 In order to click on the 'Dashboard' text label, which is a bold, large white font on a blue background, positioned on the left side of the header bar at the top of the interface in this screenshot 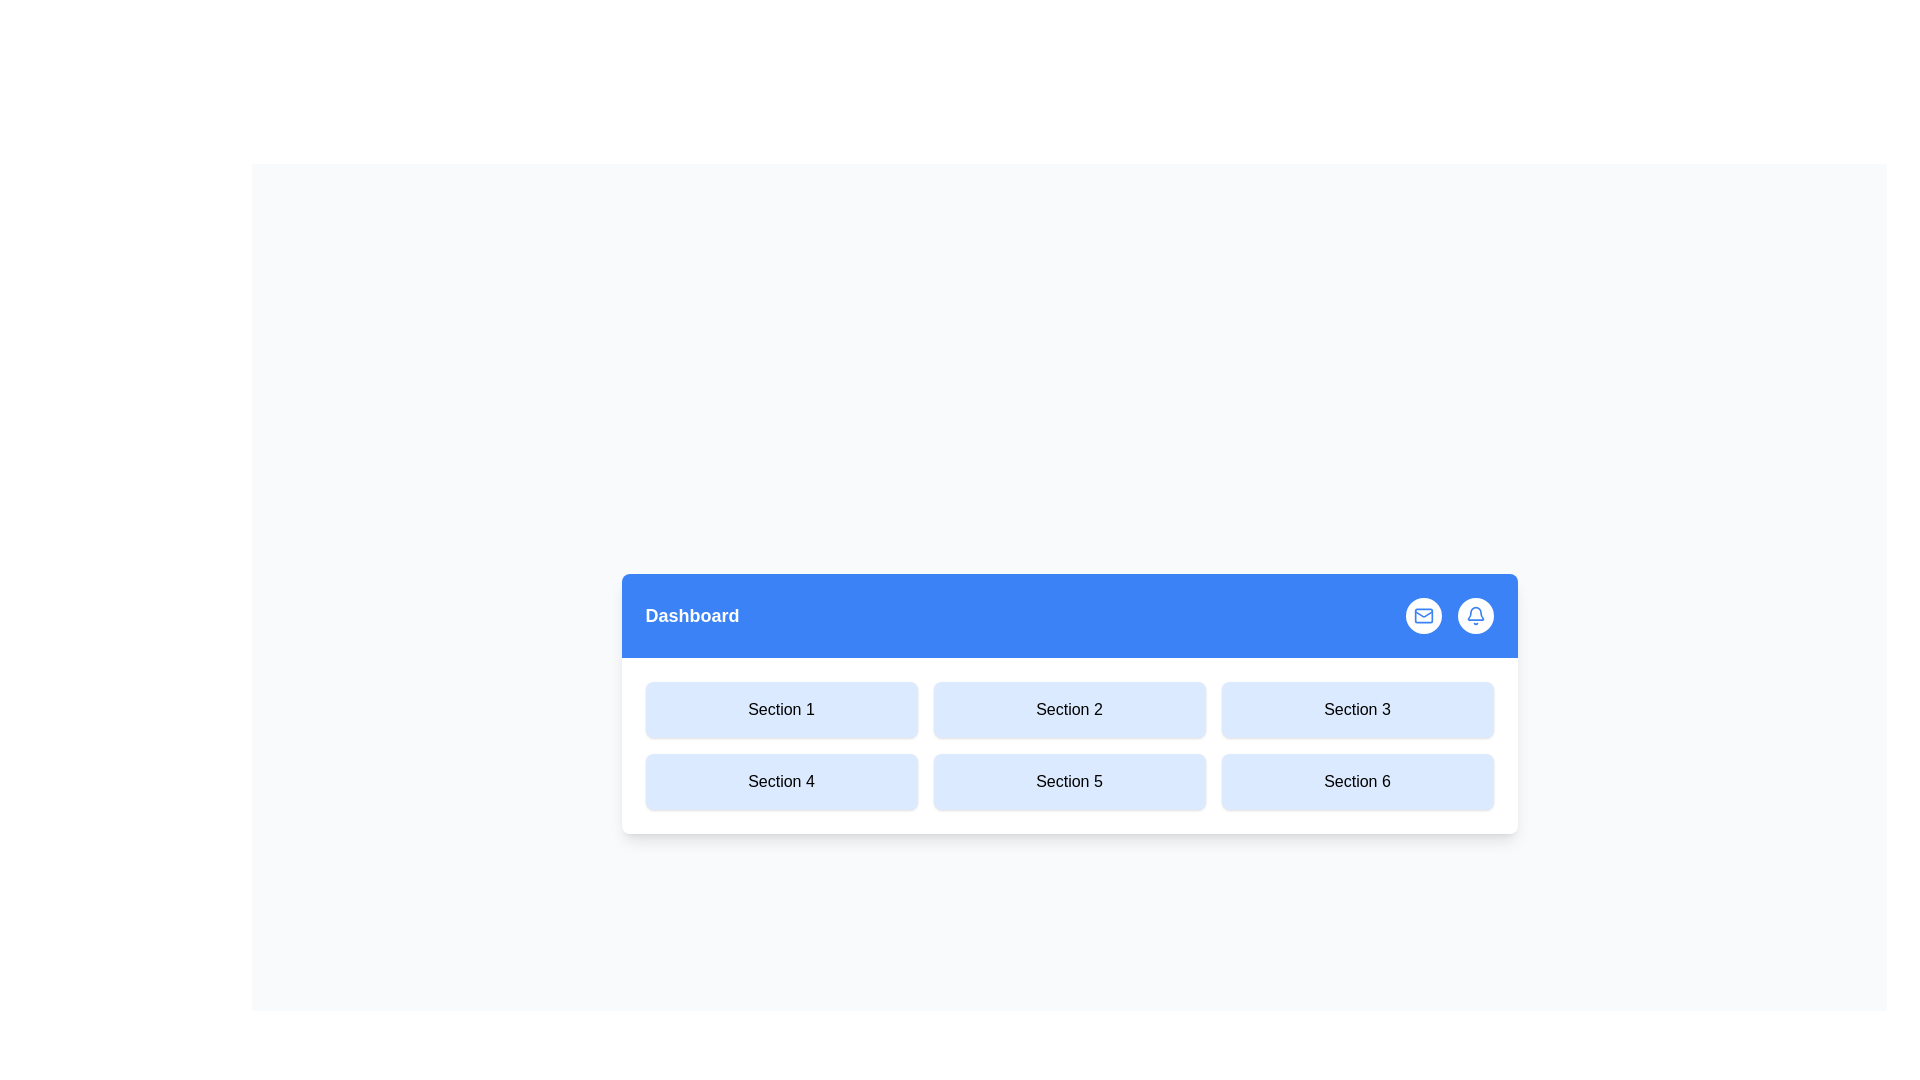, I will do `click(692, 615)`.